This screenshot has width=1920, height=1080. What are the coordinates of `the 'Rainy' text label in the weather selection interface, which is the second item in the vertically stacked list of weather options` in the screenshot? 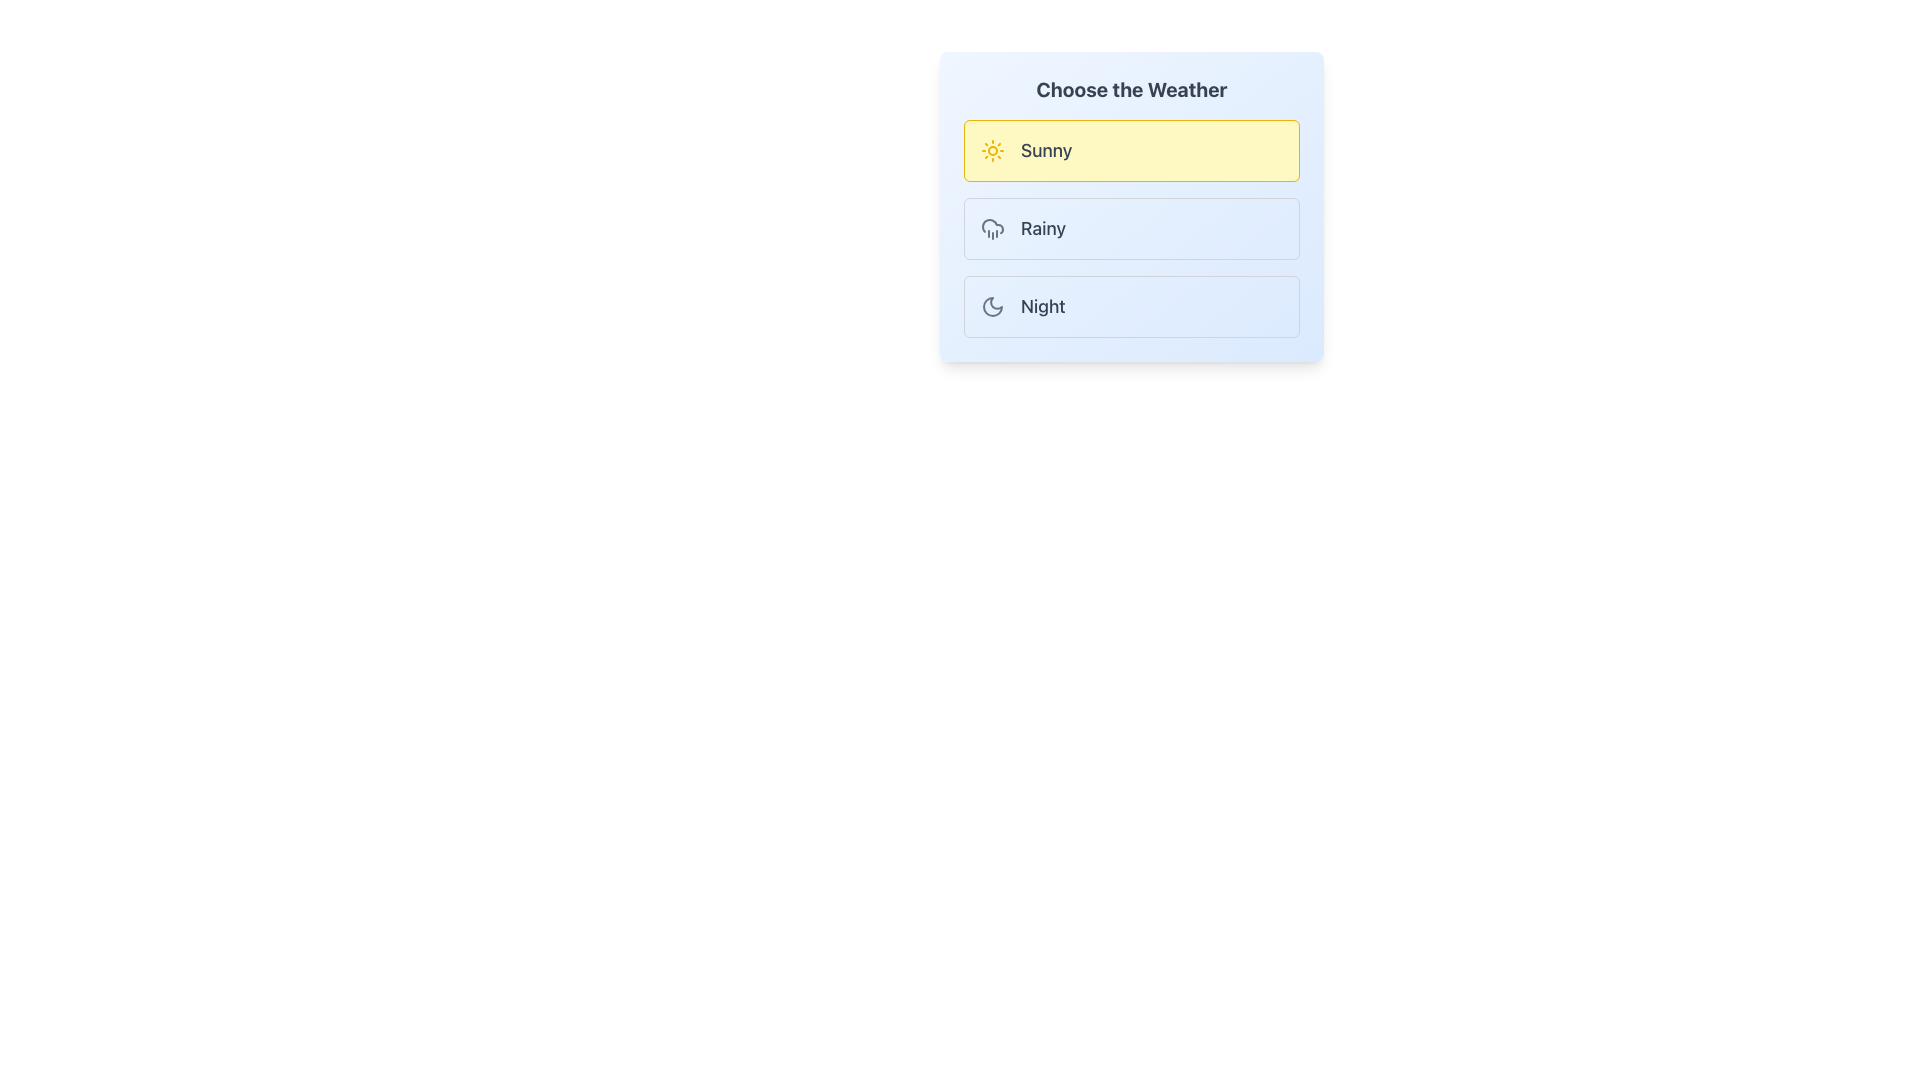 It's located at (1042, 227).